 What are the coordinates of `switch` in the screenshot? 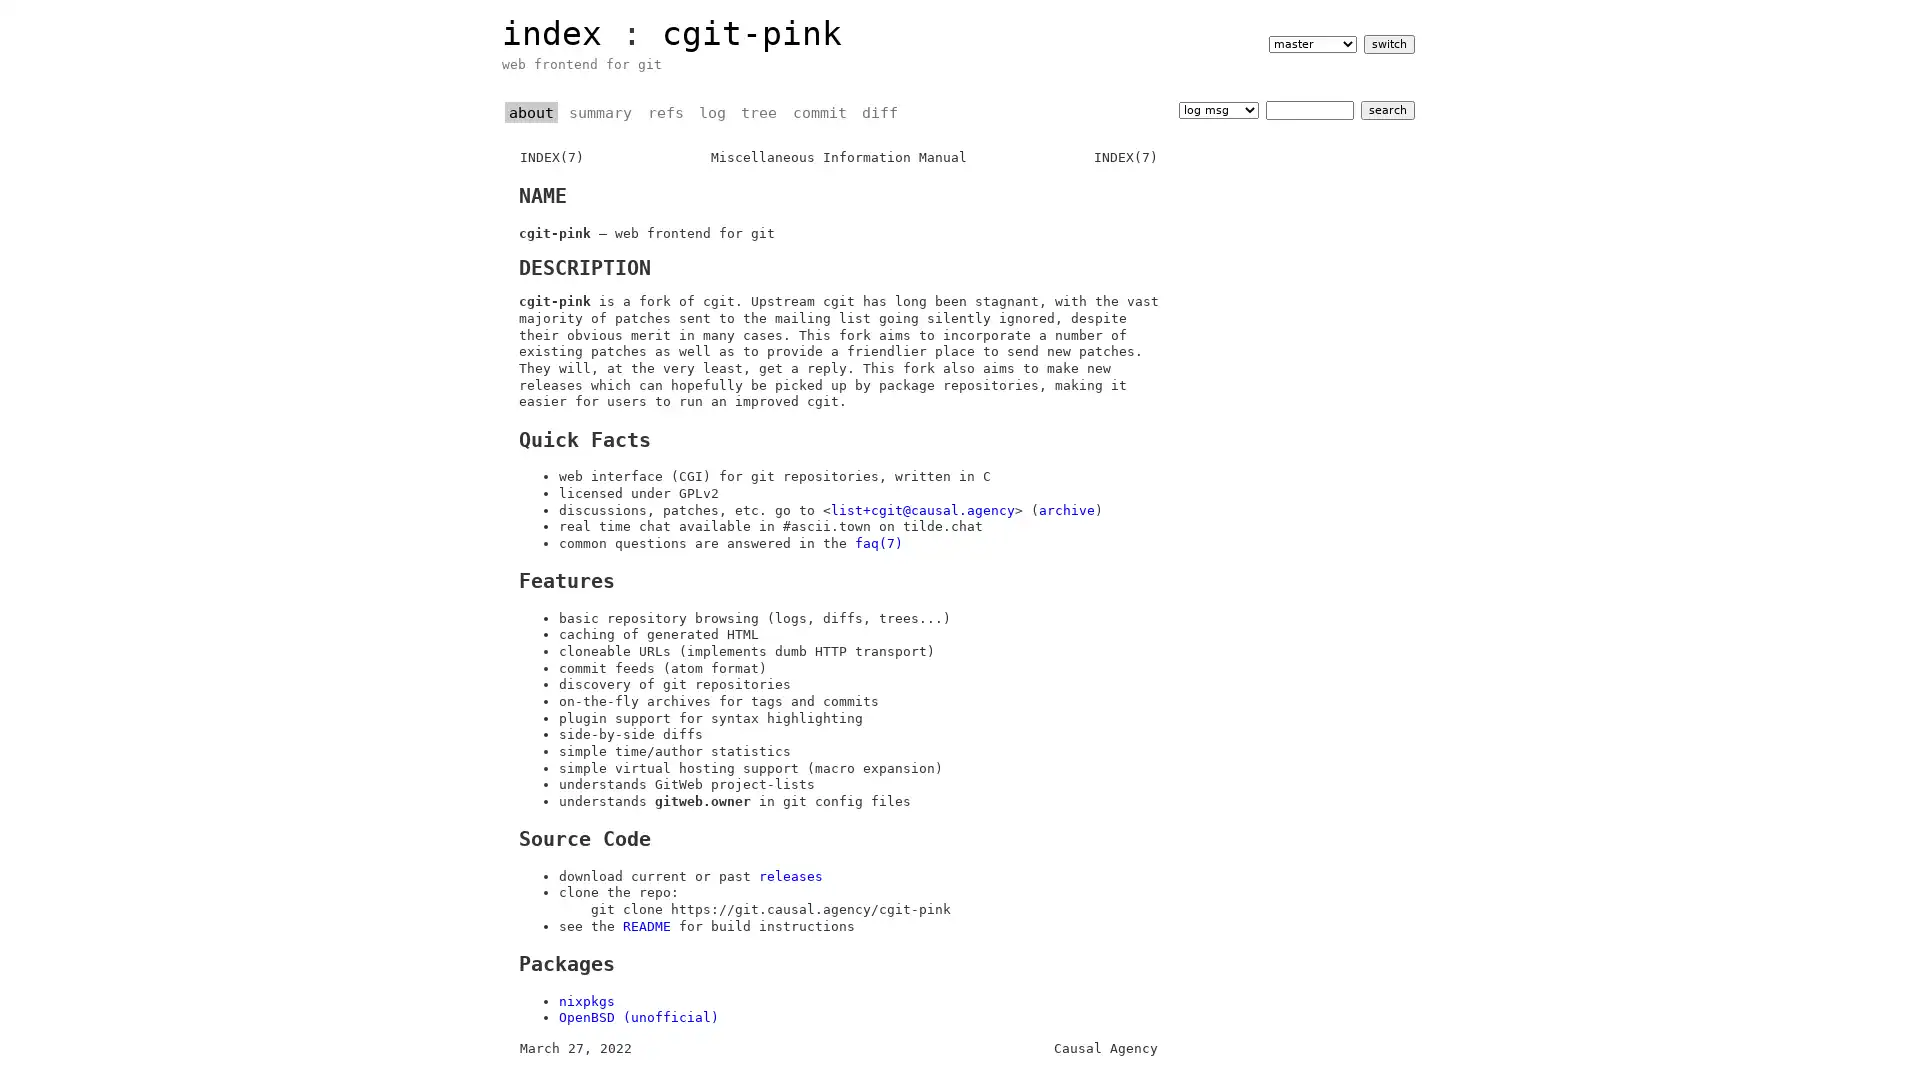 It's located at (1387, 43).